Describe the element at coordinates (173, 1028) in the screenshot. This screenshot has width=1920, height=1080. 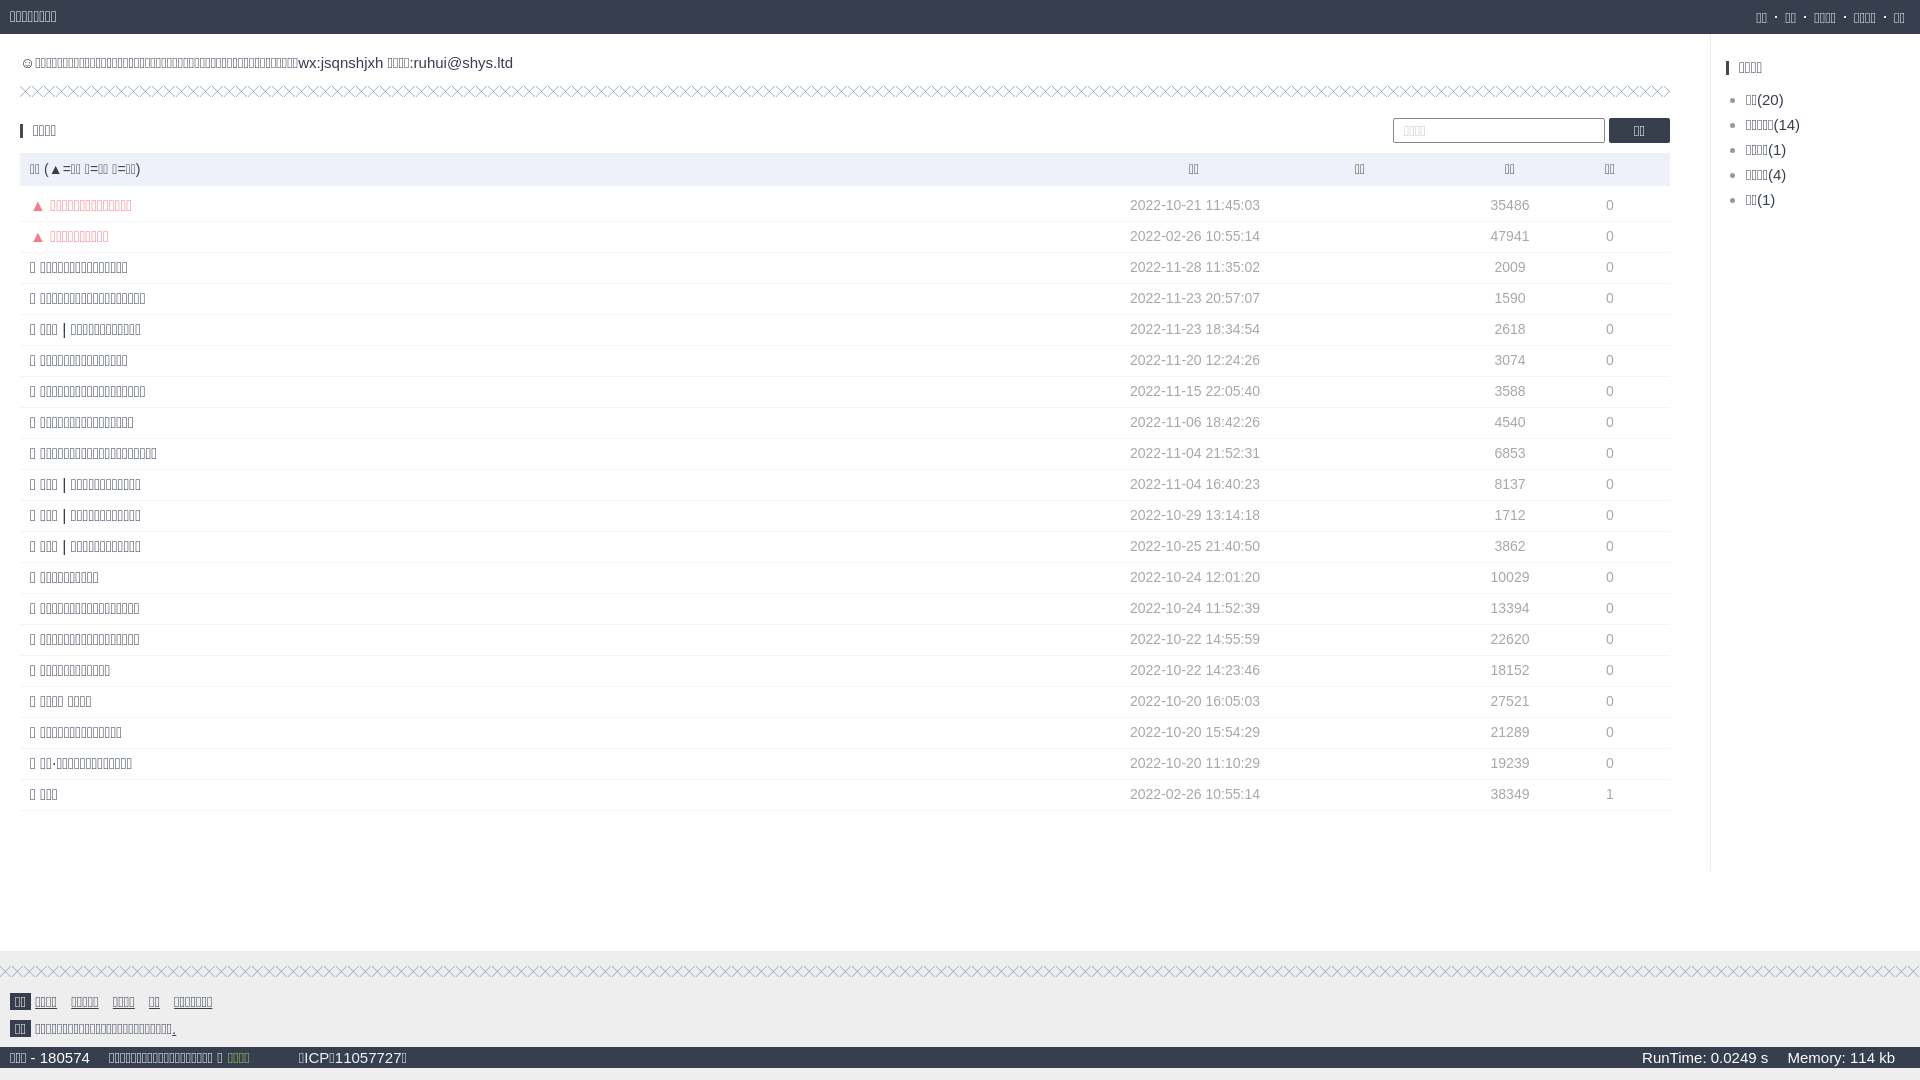
I see `'.'` at that location.